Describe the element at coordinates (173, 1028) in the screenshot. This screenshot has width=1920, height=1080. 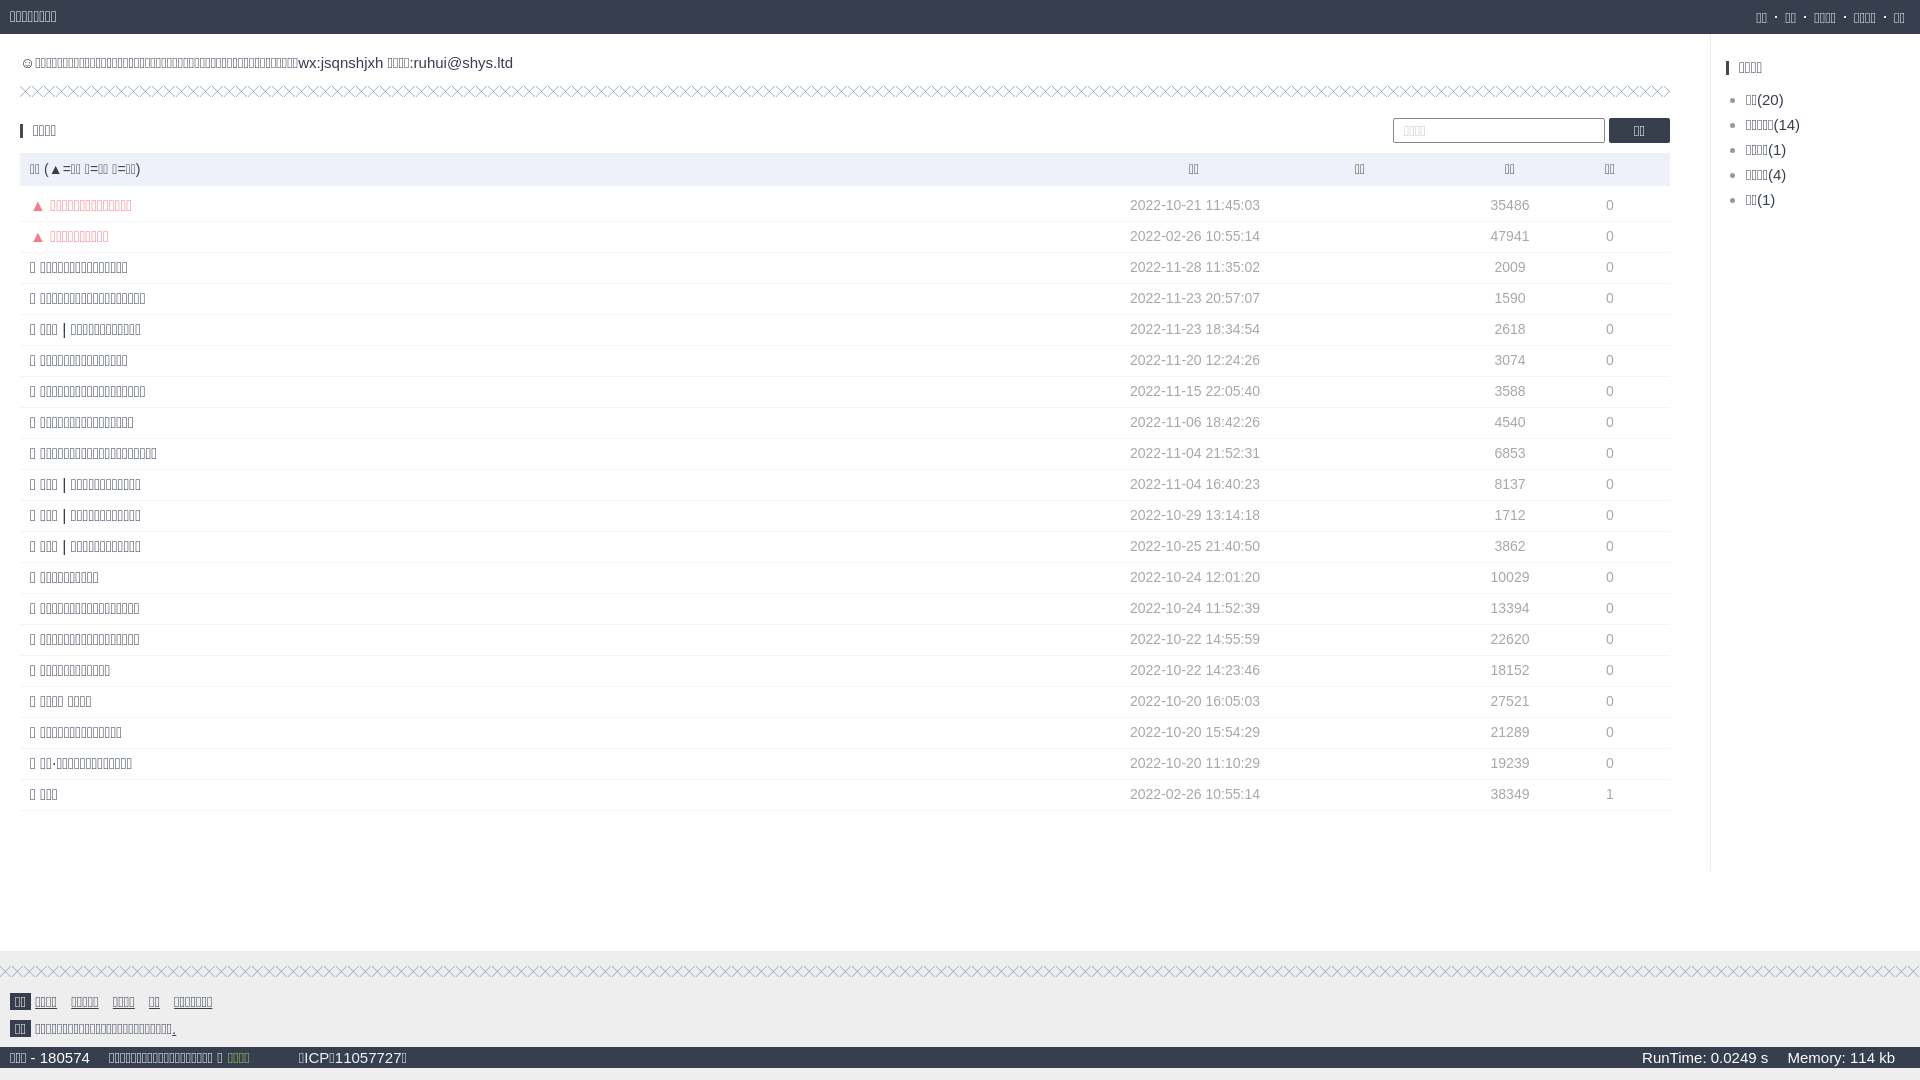
I see `'.'` at that location.